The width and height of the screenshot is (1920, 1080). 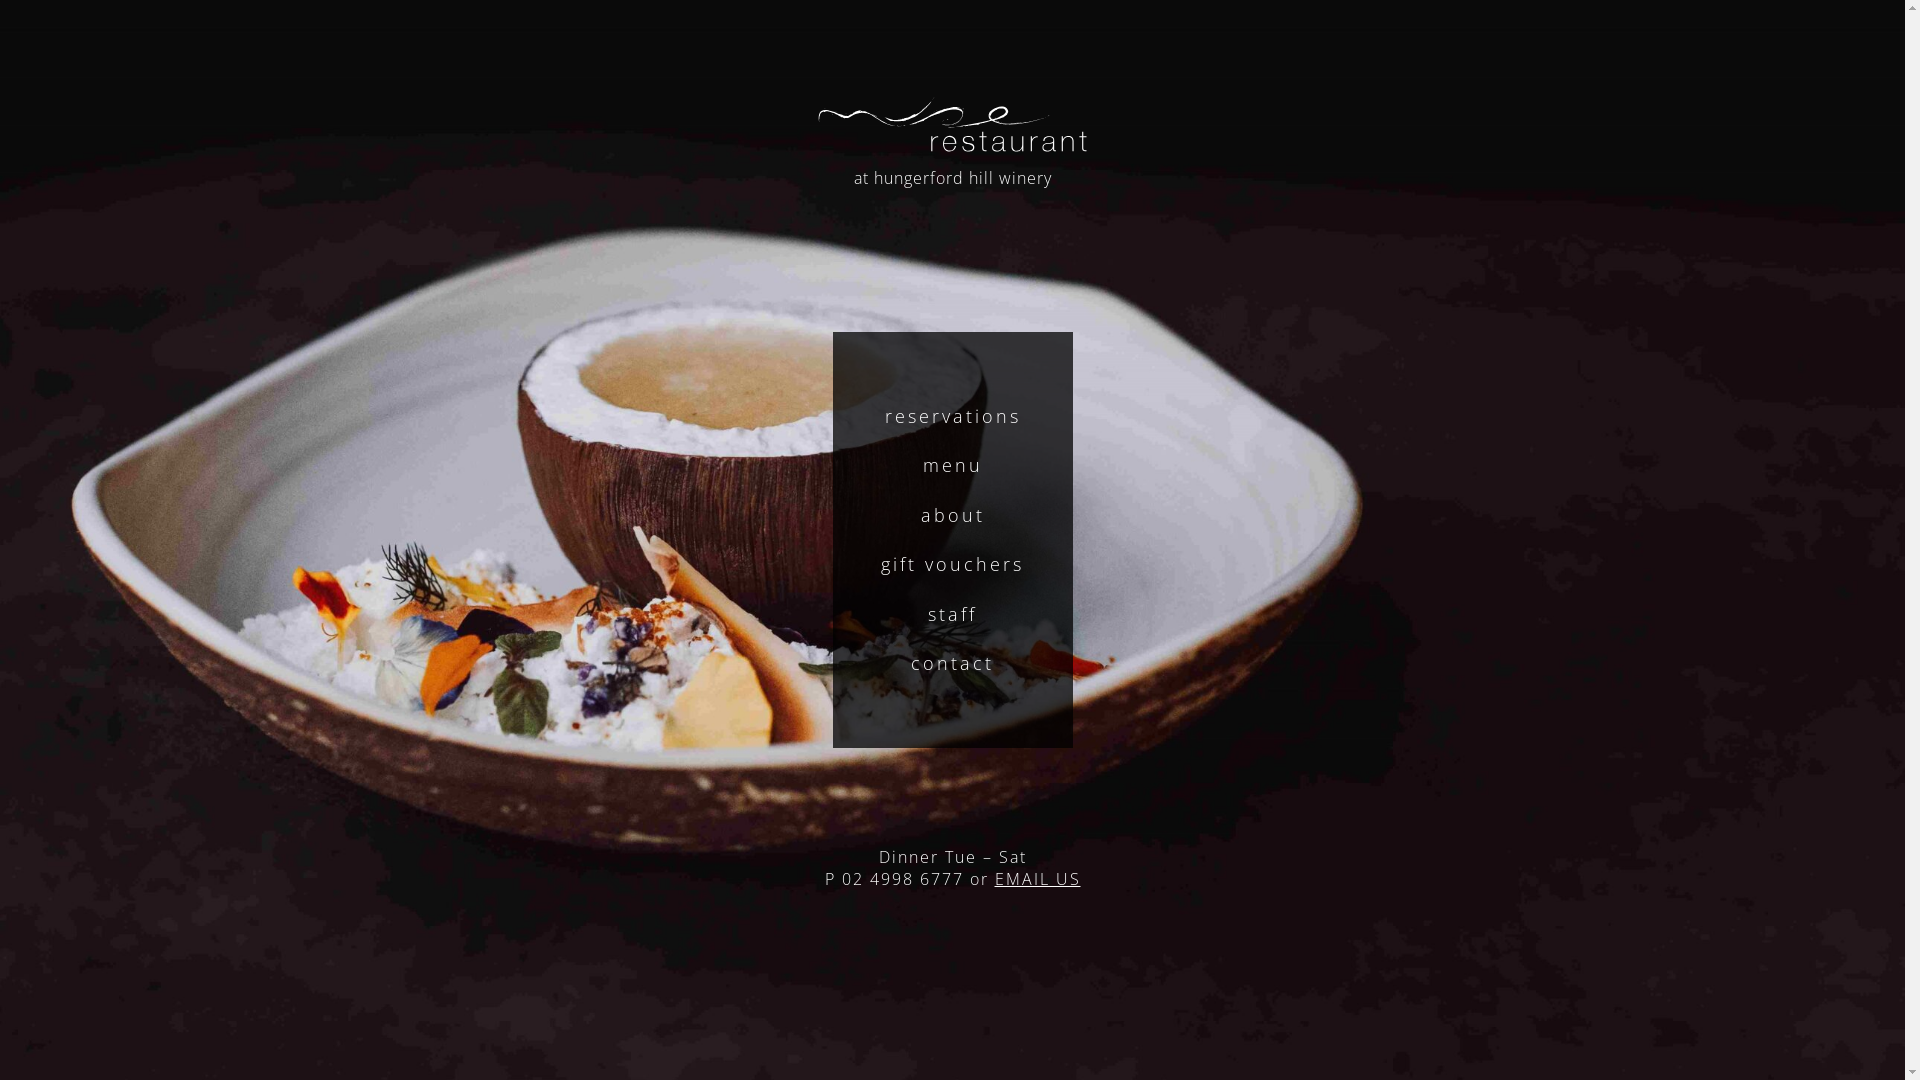 What do you see at coordinates (950, 564) in the screenshot?
I see `'gift vouchers'` at bounding box center [950, 564].